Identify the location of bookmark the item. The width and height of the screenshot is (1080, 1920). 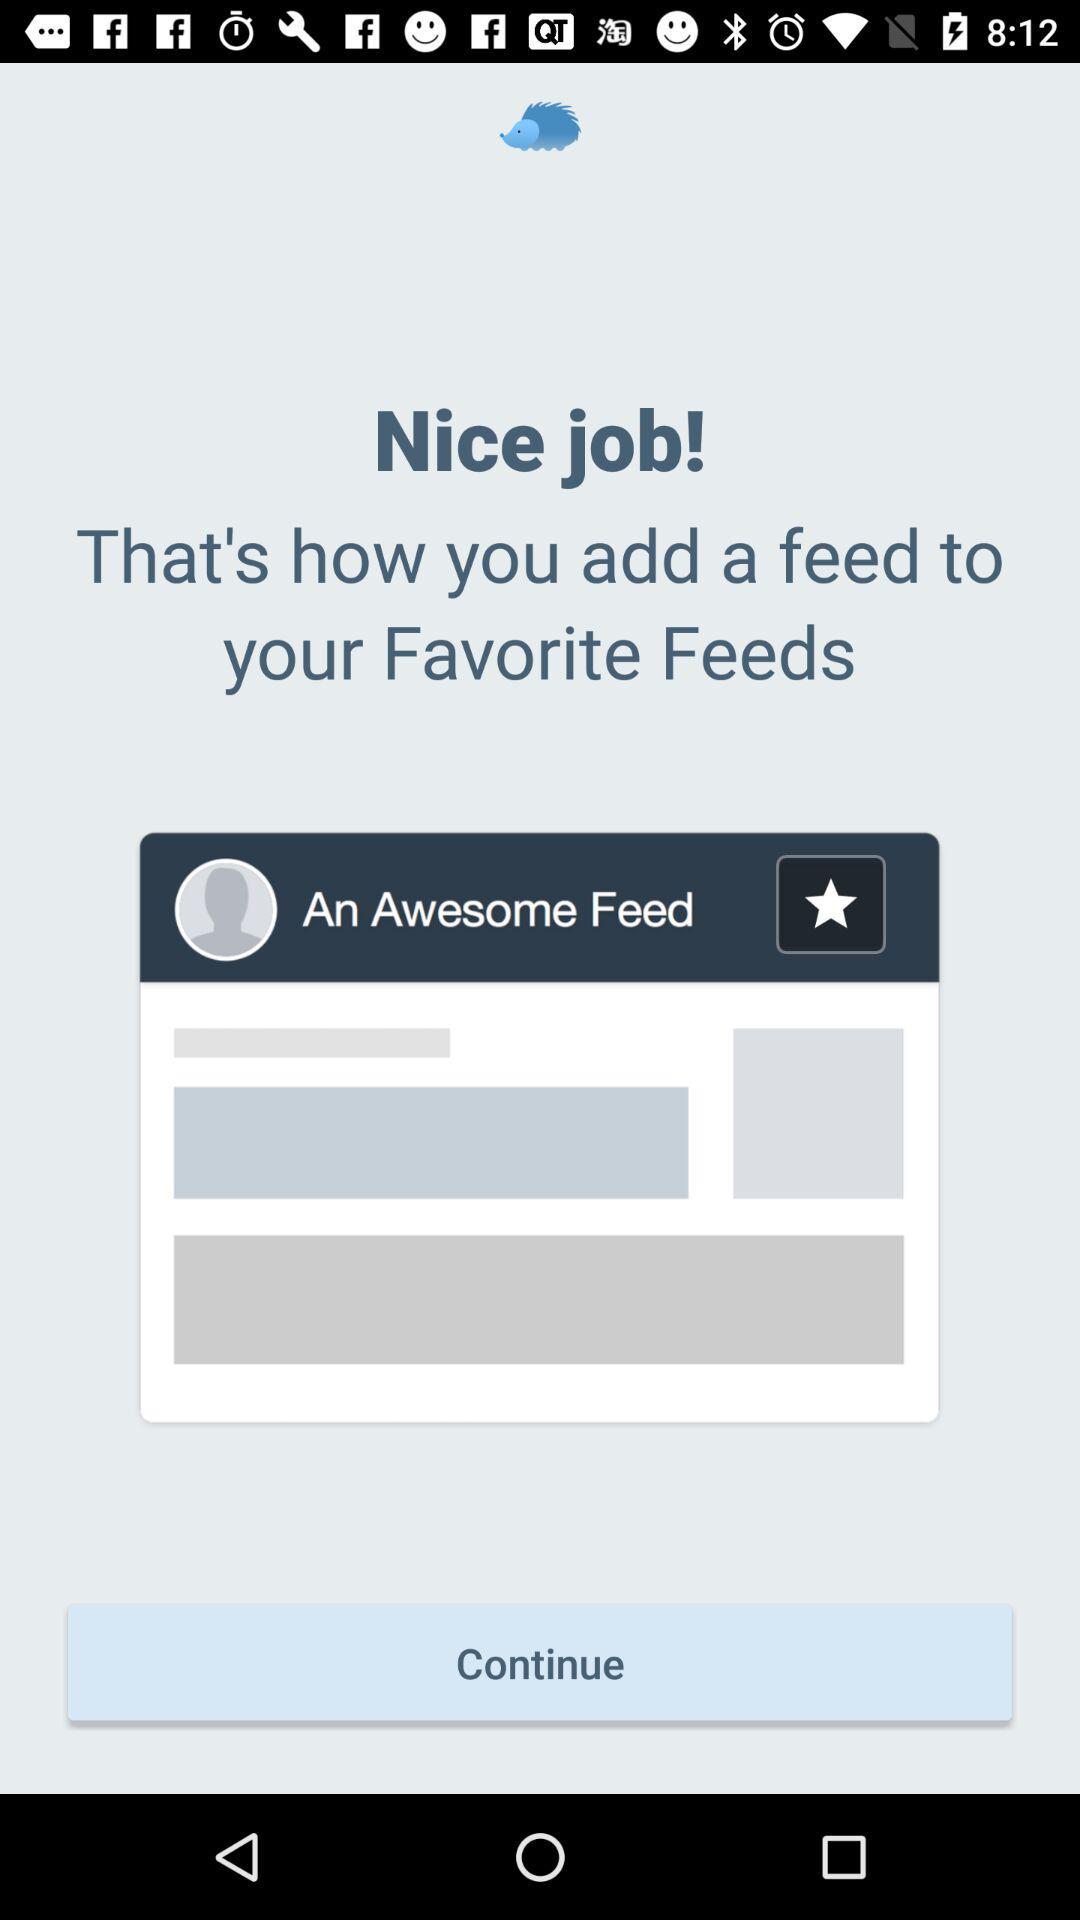
(830, 903).